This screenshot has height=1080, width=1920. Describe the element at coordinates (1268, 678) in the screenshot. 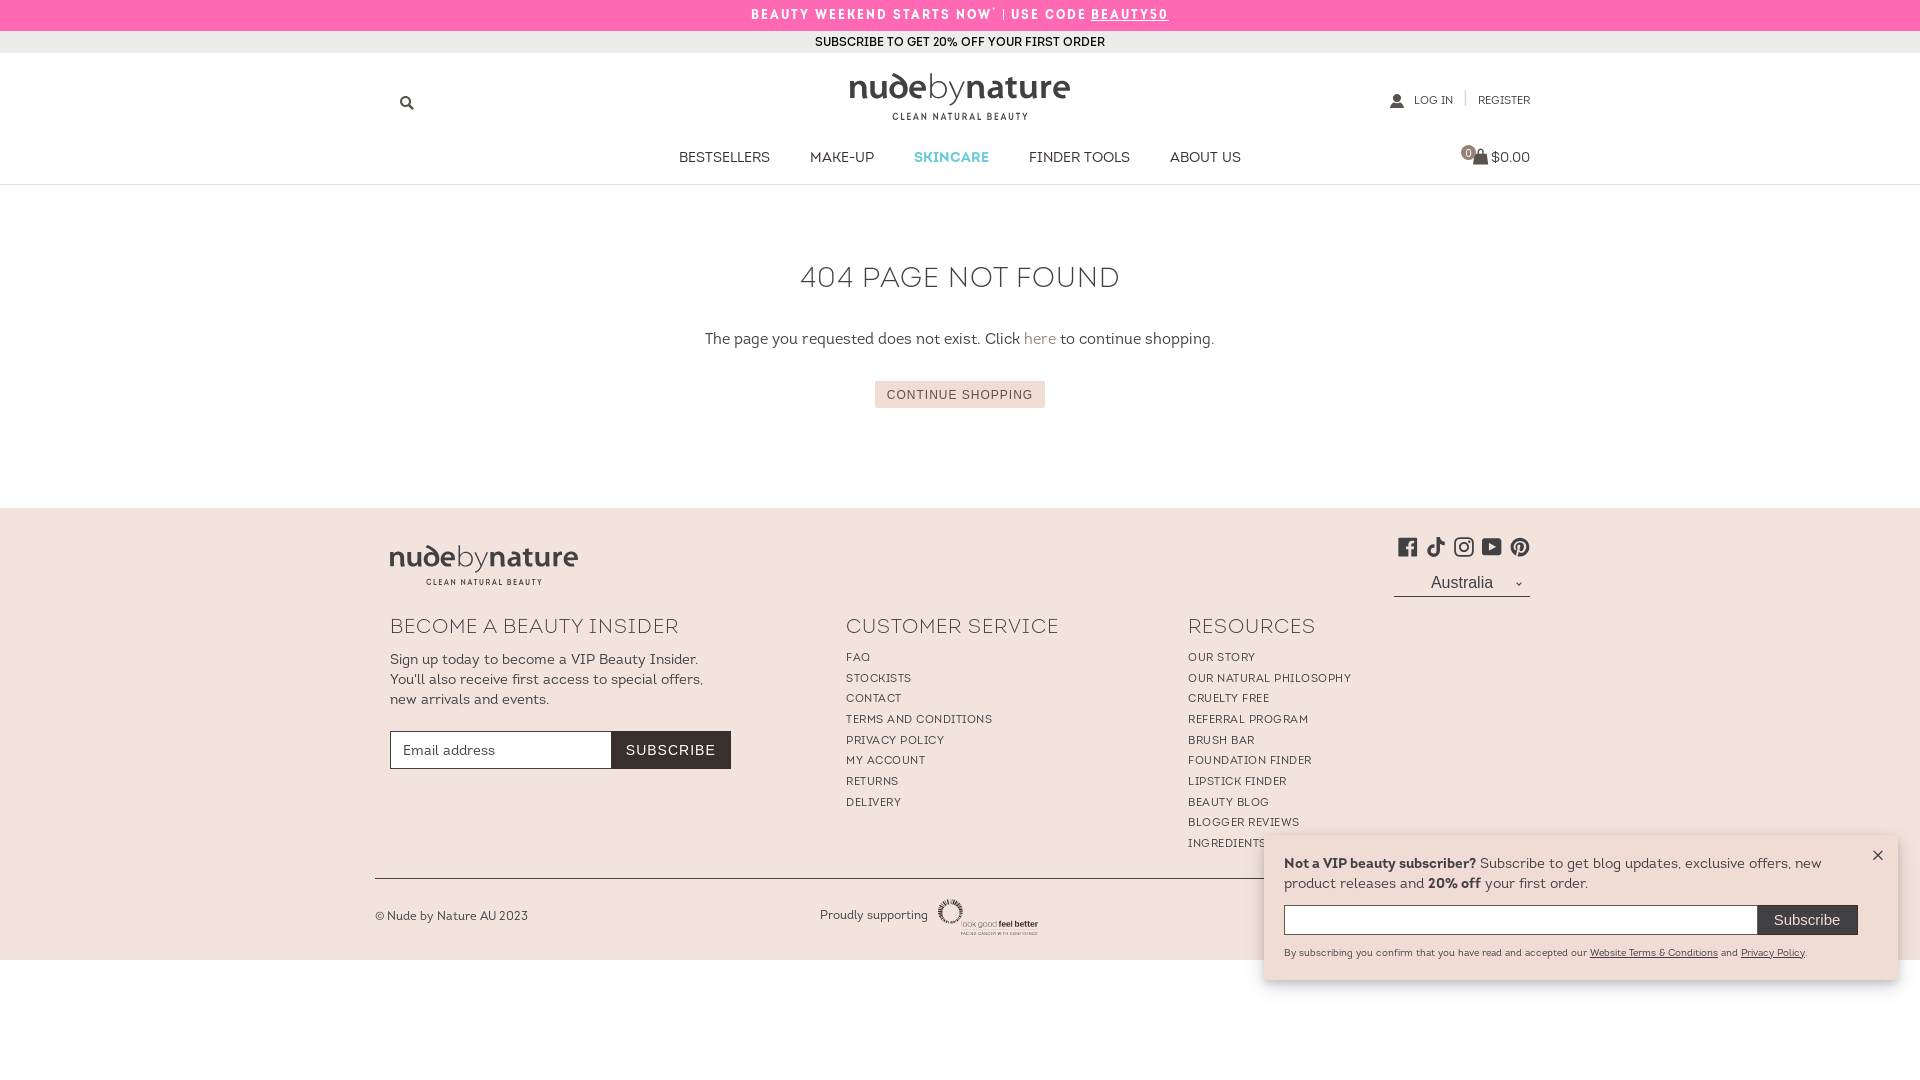

I see `'OUR NATURAL PHILOSOPHY'` at that location.